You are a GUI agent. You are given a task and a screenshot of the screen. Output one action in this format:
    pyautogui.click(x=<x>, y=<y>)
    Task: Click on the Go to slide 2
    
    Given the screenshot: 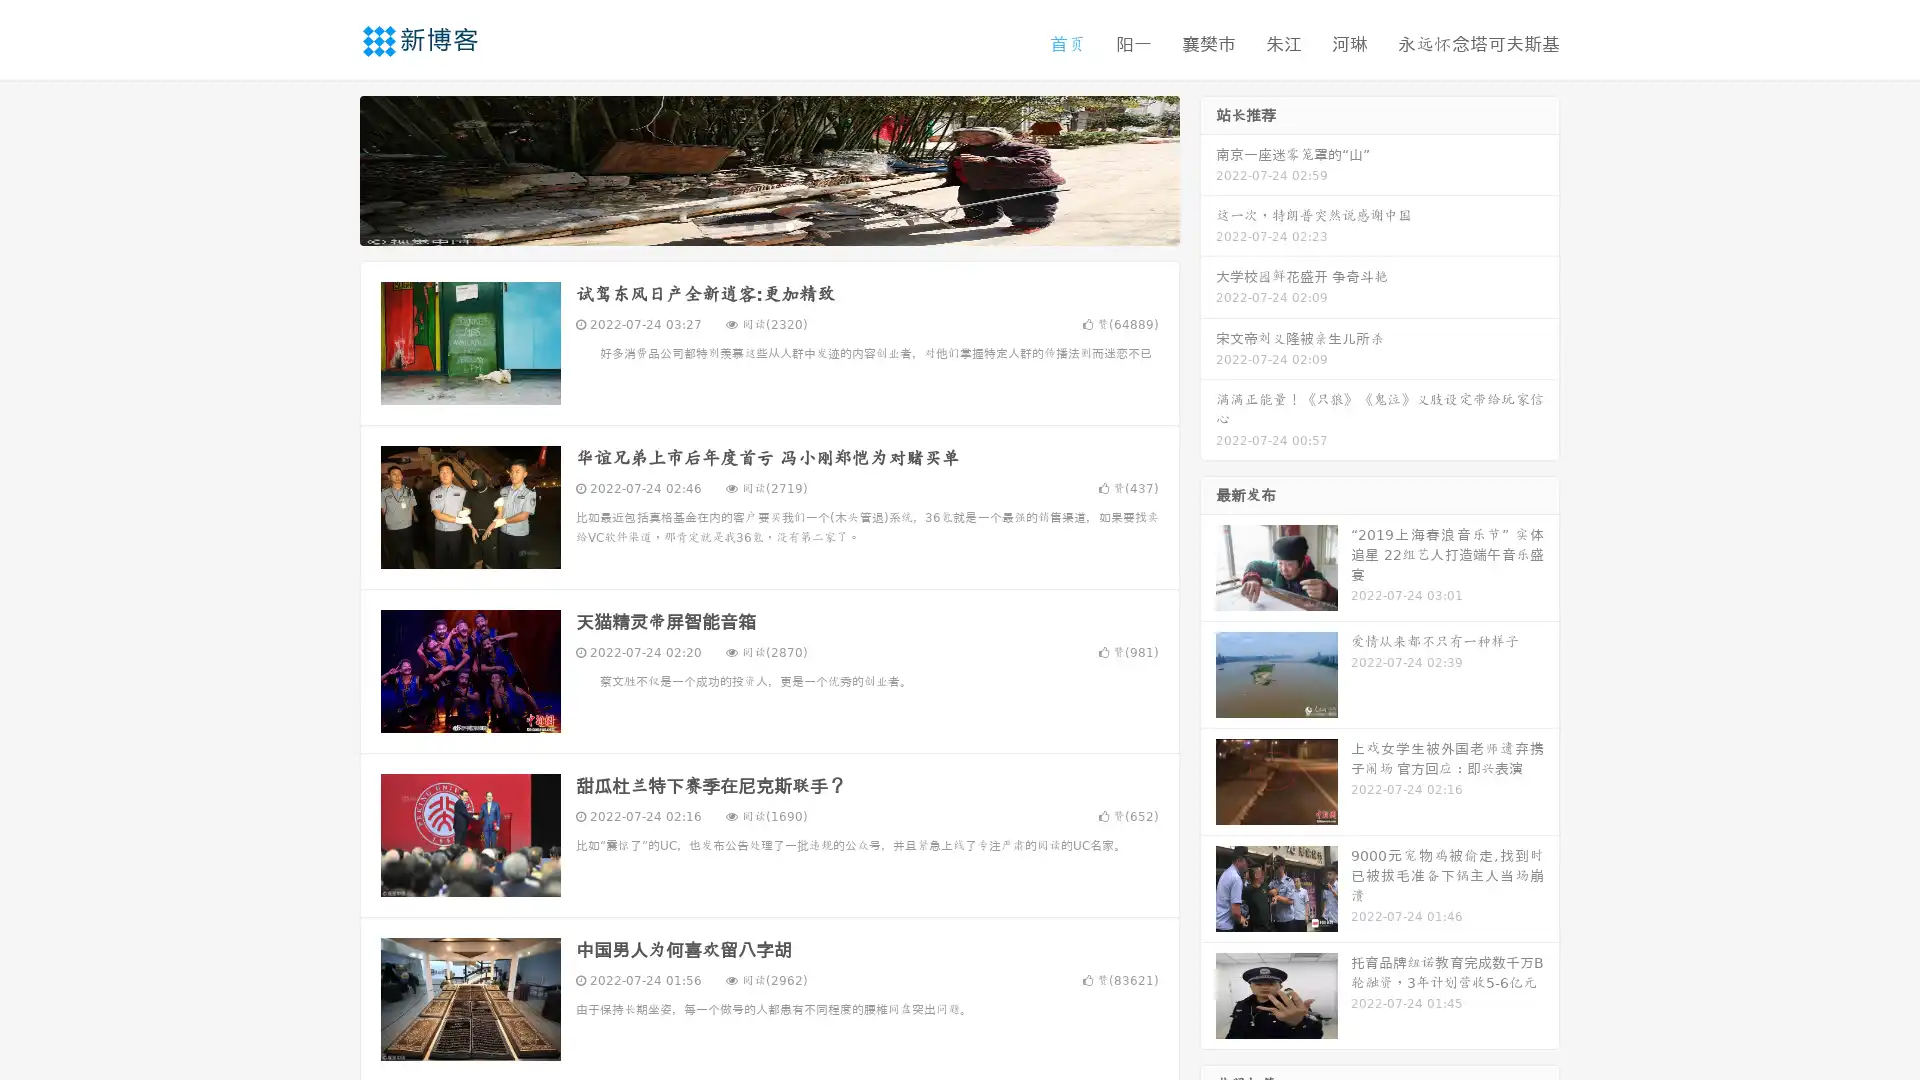 What is the action you would take?
    pyautogui.click(x=768, y=225)
    